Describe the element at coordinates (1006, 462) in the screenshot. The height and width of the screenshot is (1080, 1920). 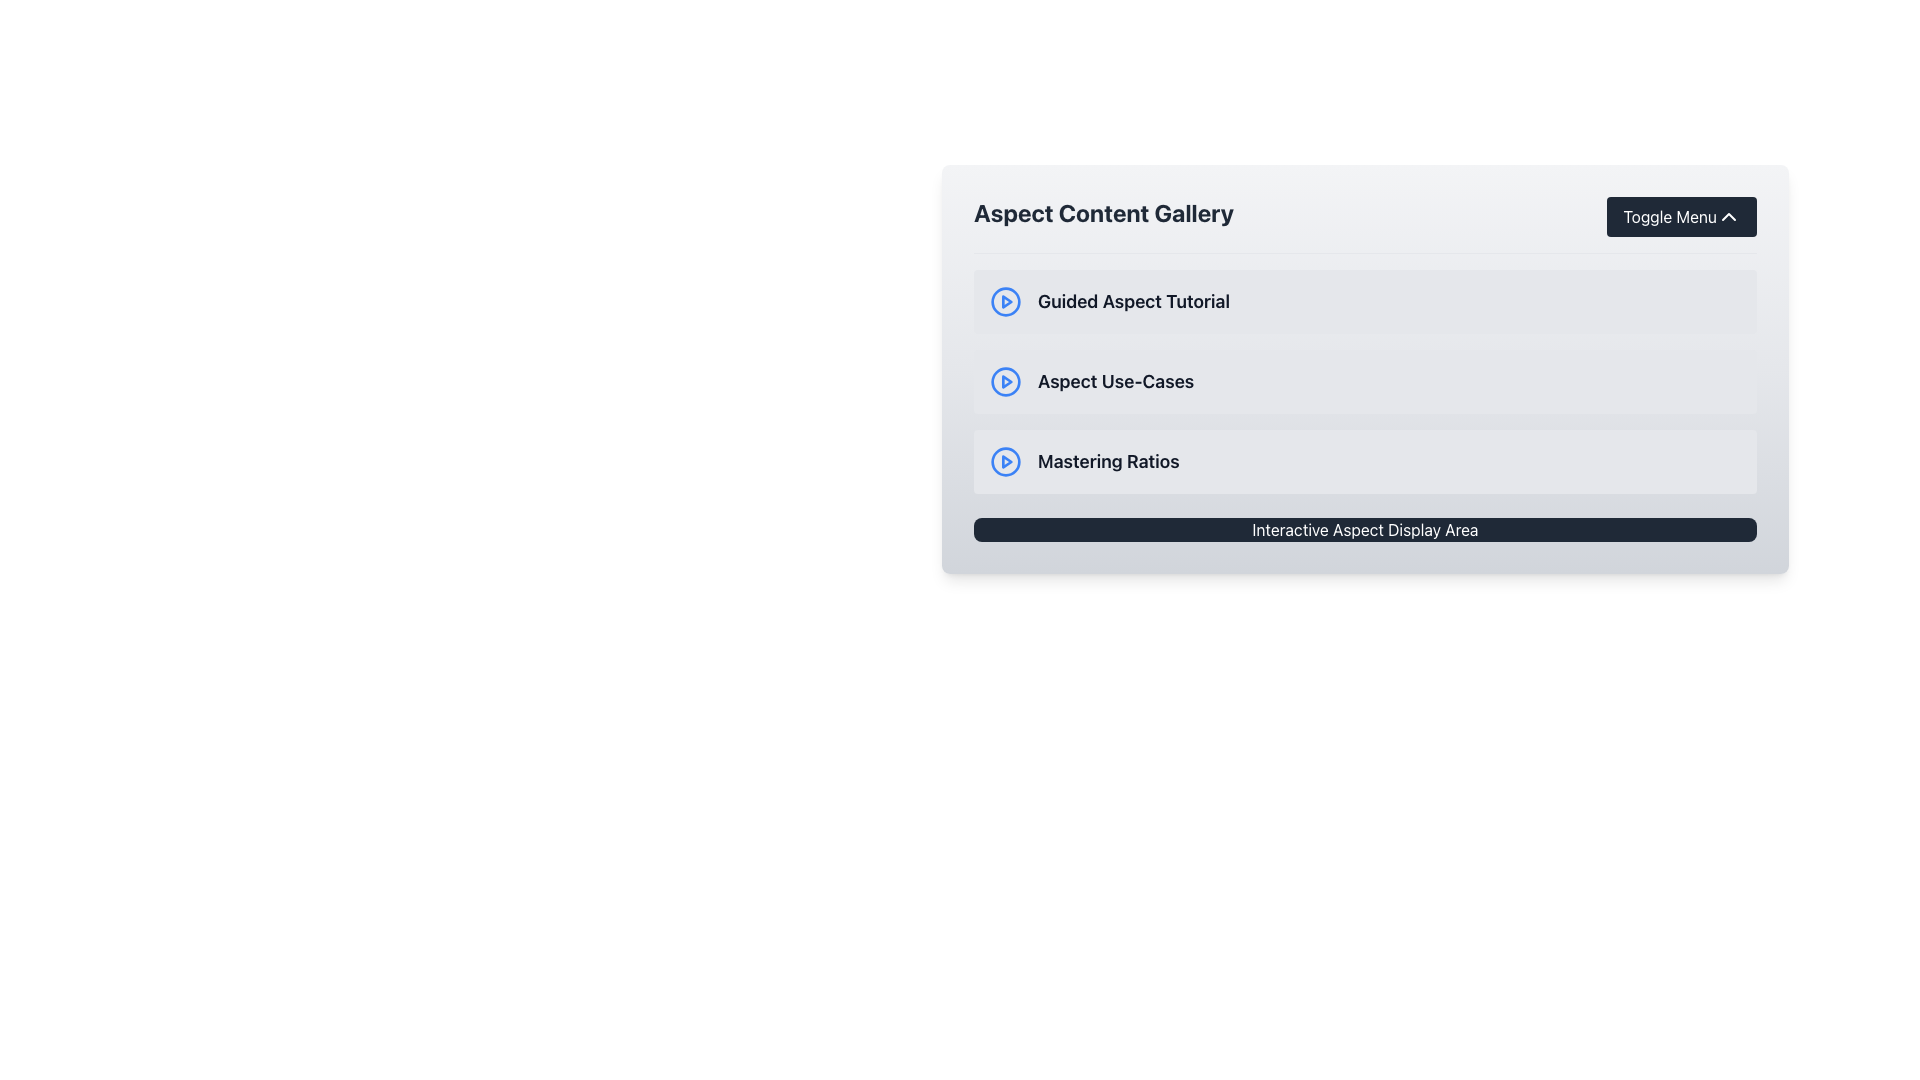
I see `the play button located in the 'Mastering Ratios' section, which is positioned to the left of the text label 'Mastering Ratios' in the third row of the 'Aspect Content Gallery' layout` at that location.